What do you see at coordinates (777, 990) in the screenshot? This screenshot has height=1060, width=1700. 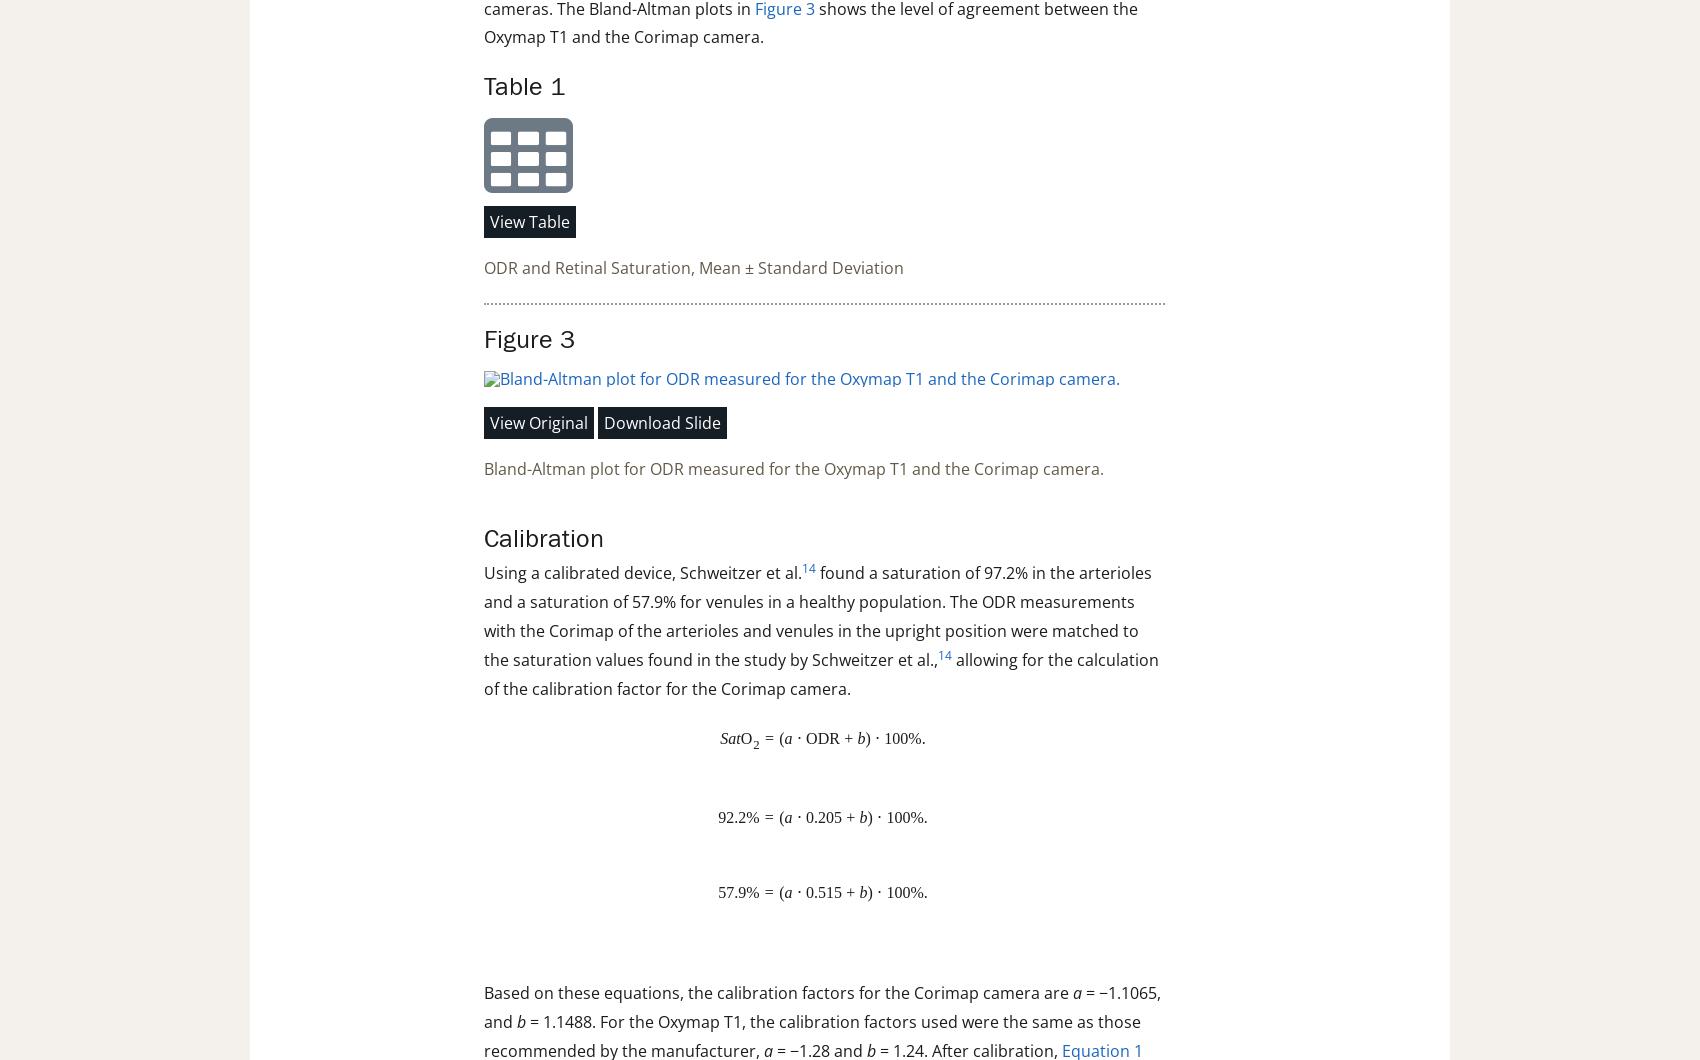 I see `'Based on these equations, the calibration factors for the Corimap camera are'` at bounding box center [777, 990].